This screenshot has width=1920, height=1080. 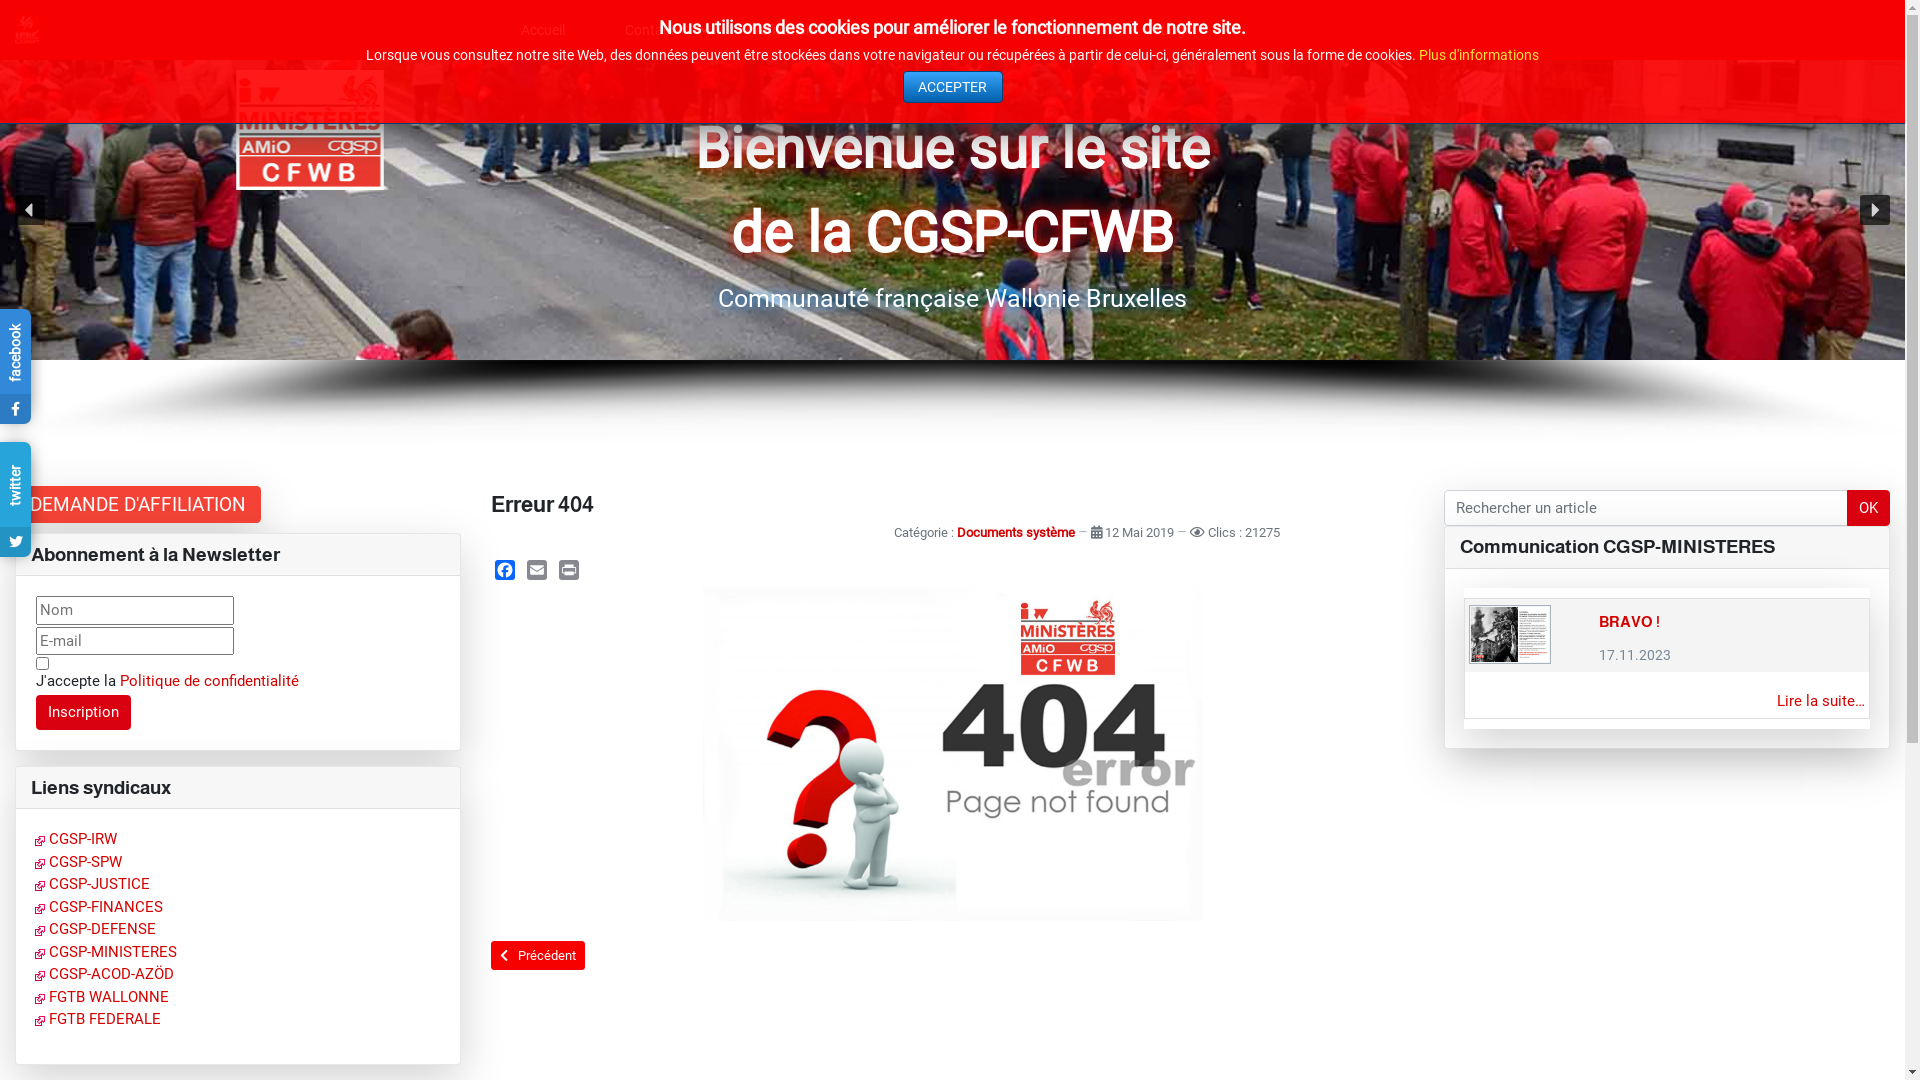 What do you see at coordinates (34, 882) in the screenshot?
I see `' CGSP-JUSTICE'` at bounding box center [34, 882].